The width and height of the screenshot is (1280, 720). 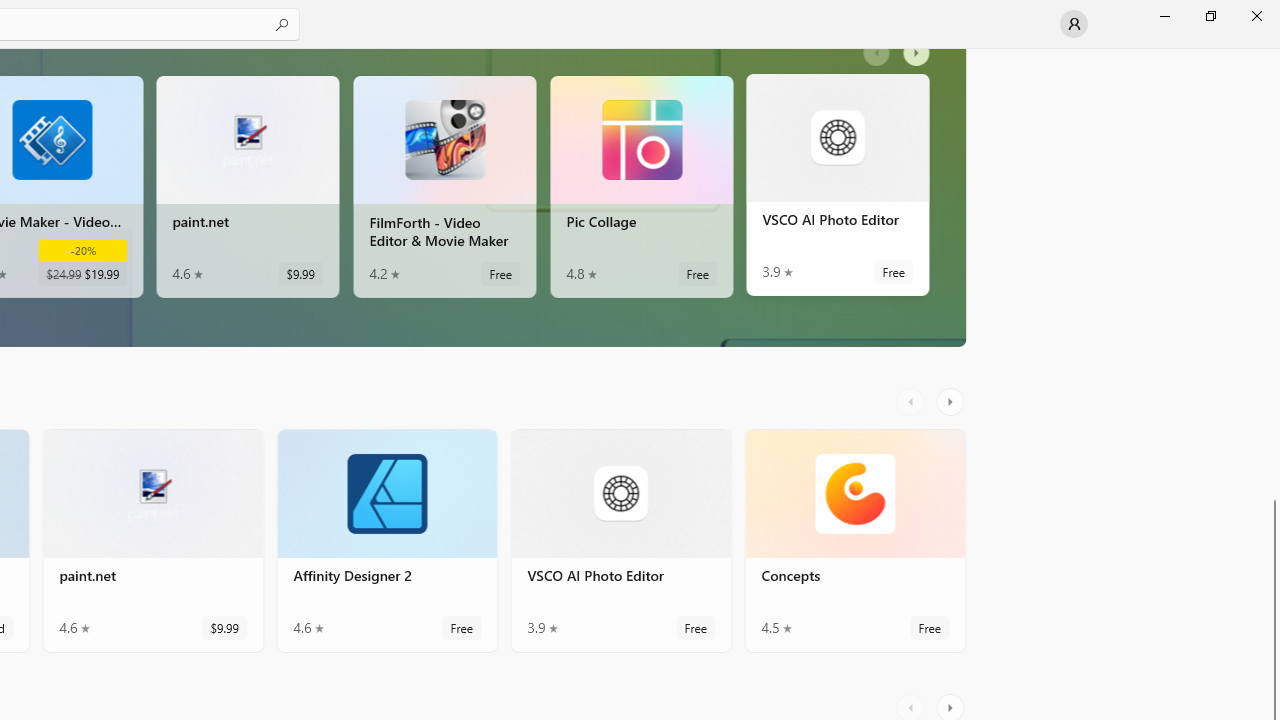 What do you see at coordinates (641, 191) in the screenshot?
I see `'Pic Collage. Average rating of 4.8 out of five stars. Free  '` at bounding box center [641, 191].